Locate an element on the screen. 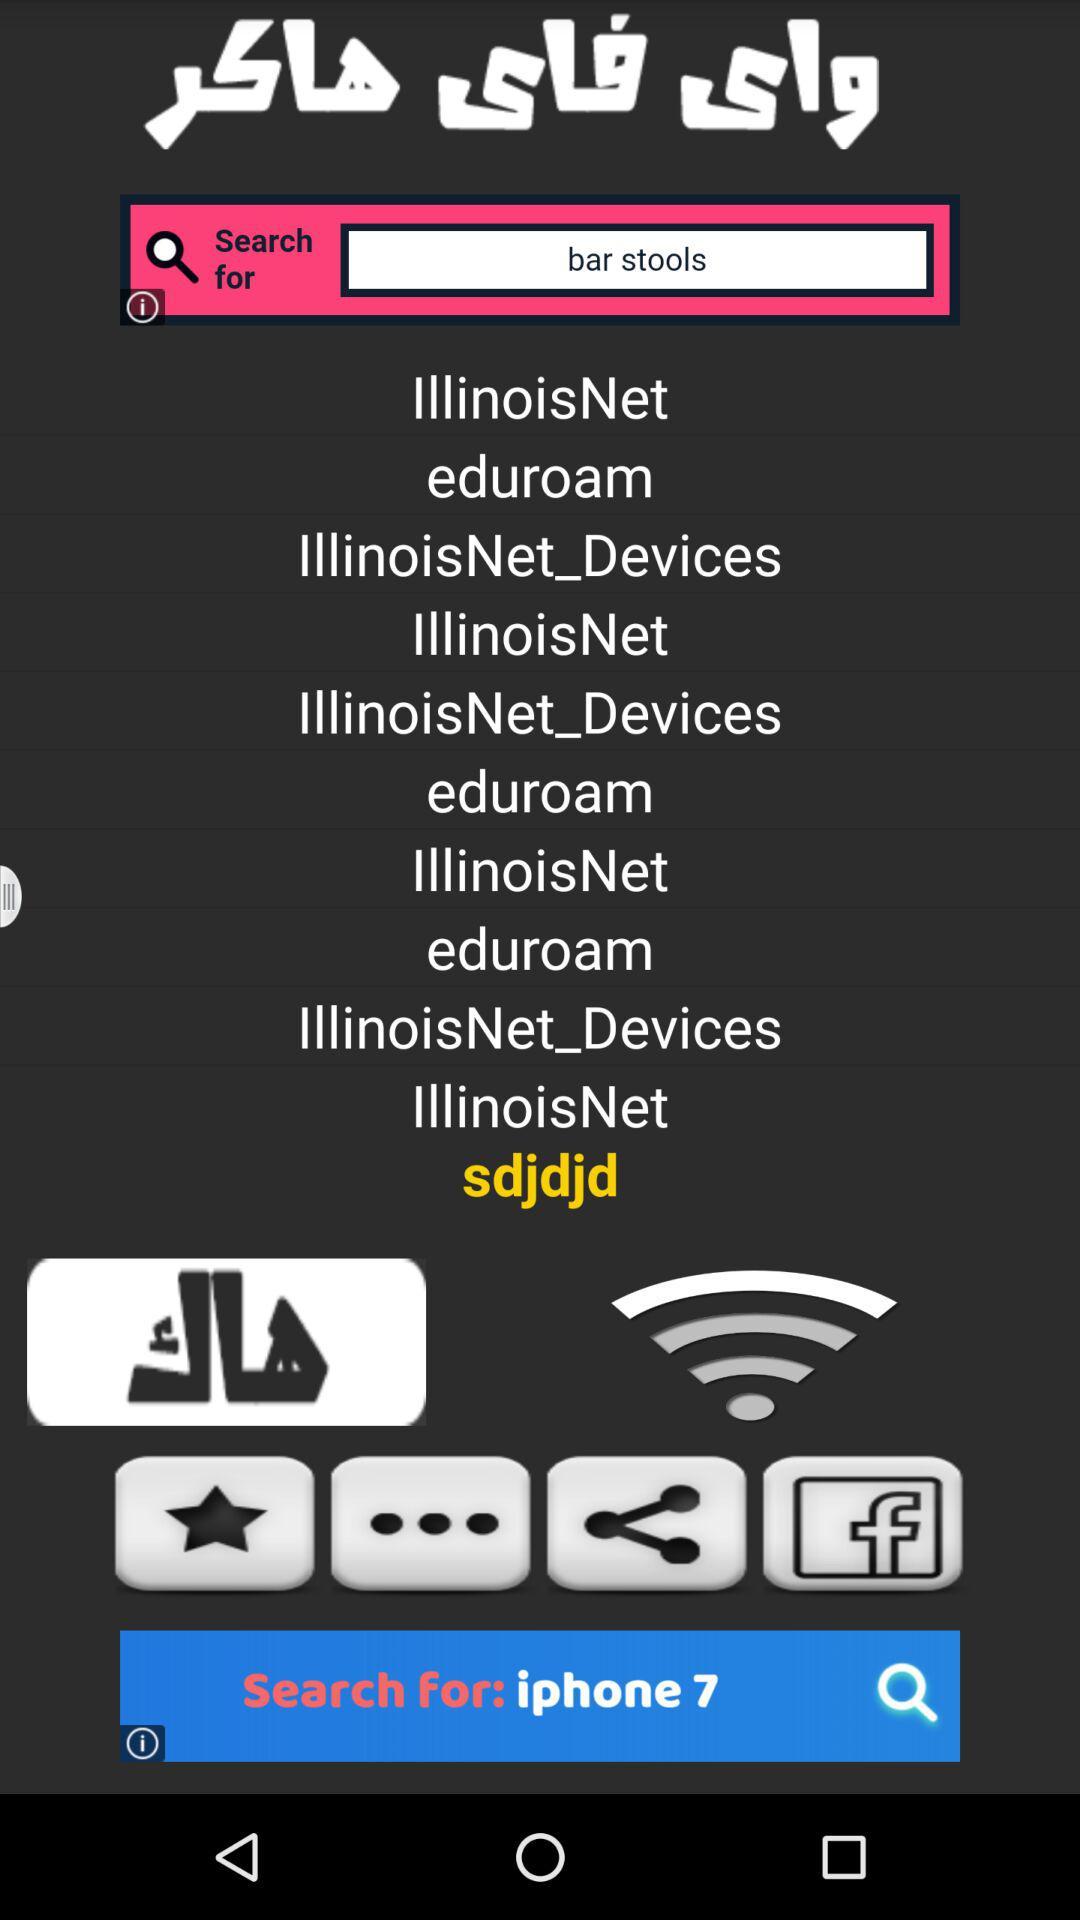 The image size is (1080, 1920). pull out options is located at coordinates (23, 895).